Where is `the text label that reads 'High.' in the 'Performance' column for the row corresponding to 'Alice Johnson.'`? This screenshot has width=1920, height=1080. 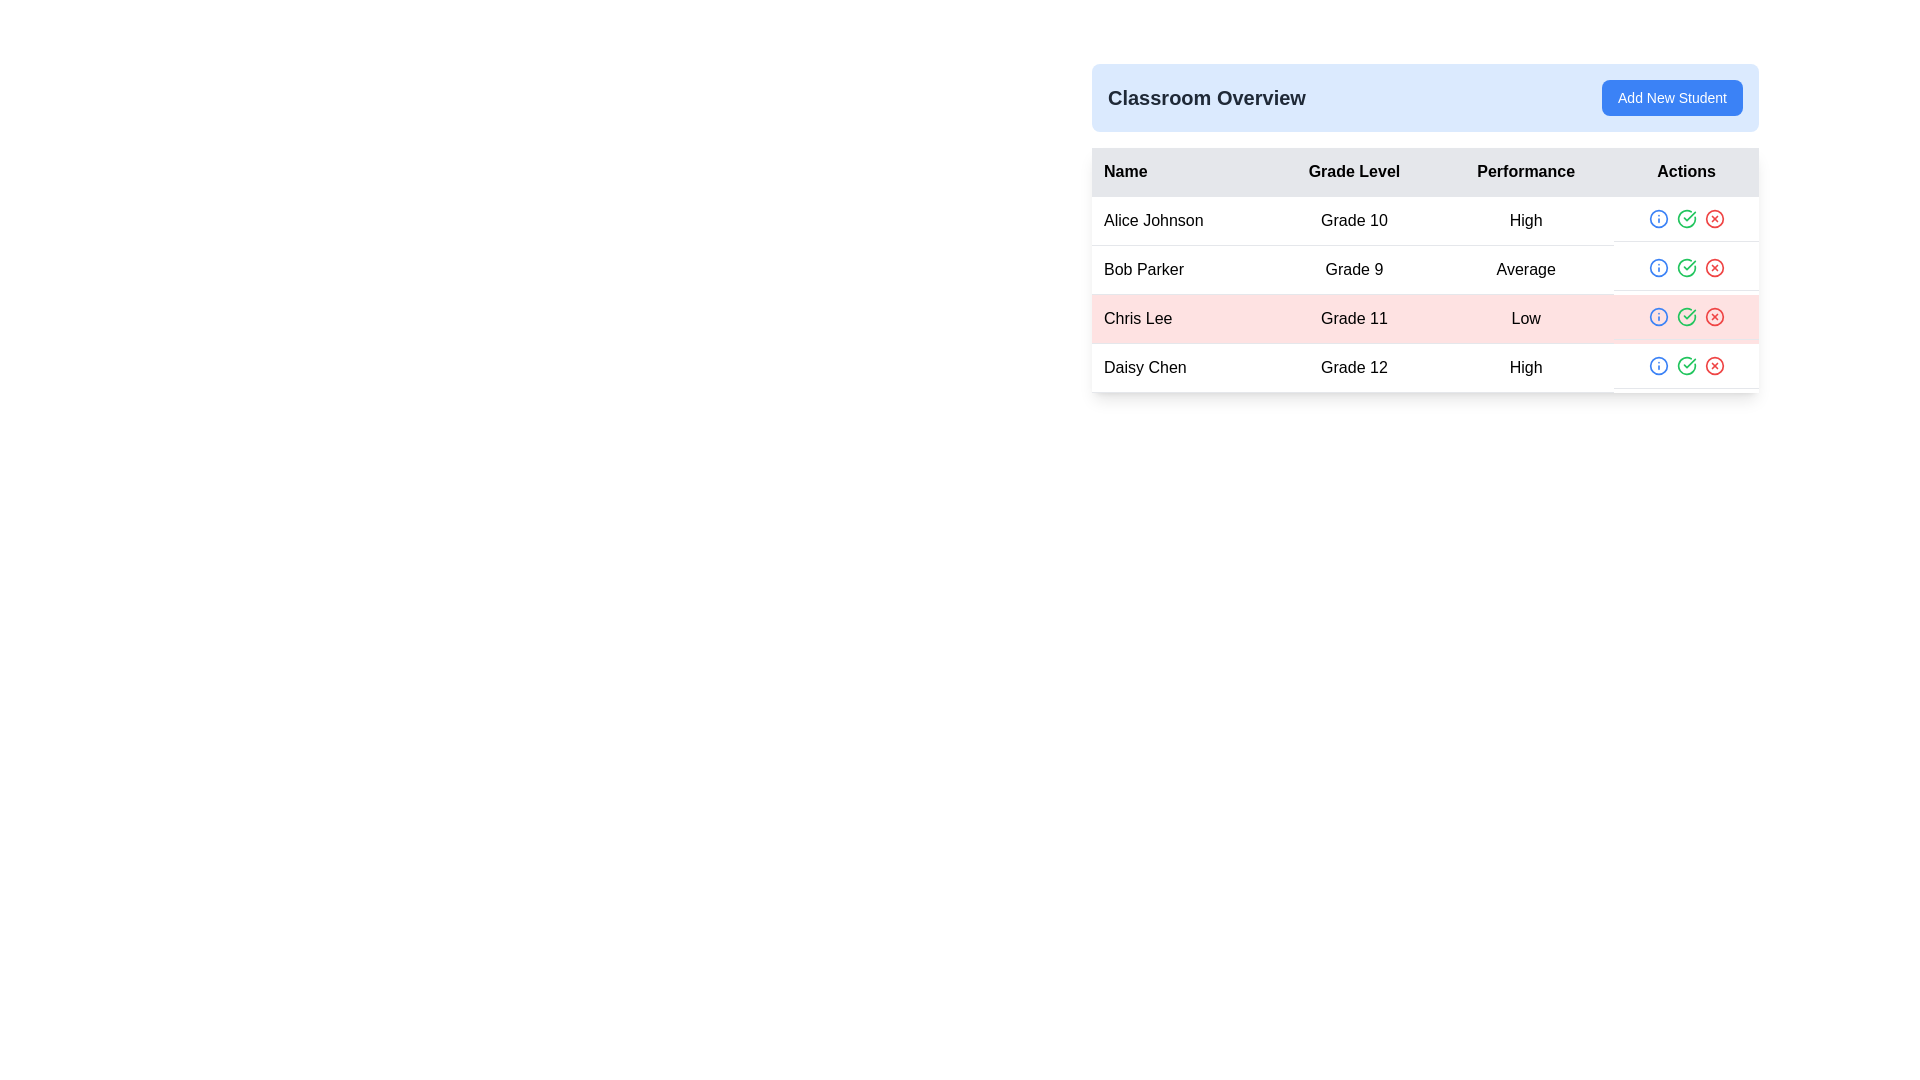 the text label that reads 'High.' in the 'Performance' column for the row corresponding to 'Alice Johnson.' is located at coordinates (1525, 220).